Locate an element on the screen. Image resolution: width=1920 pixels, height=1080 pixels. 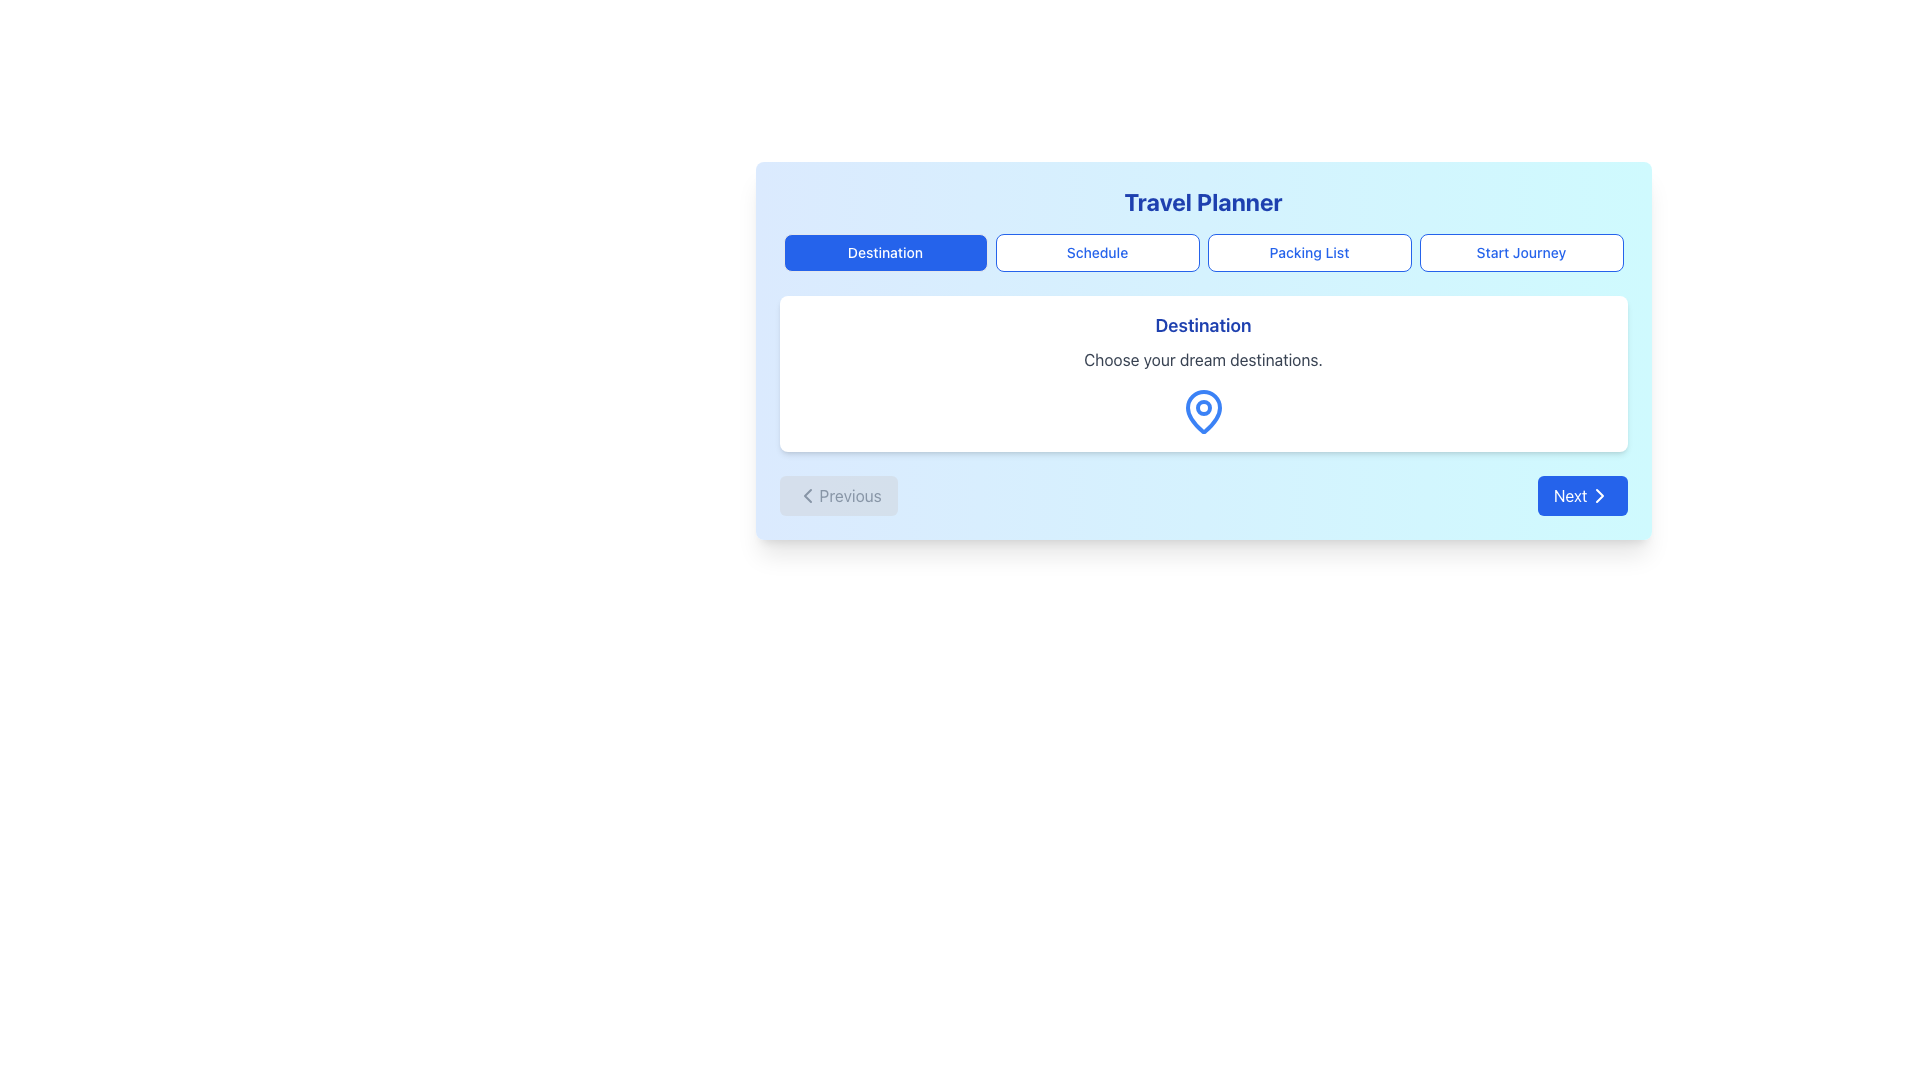
the text label indicating the purpose of the rightmost navigation button in the horizontal navigation bar, which initiates a journey is located at coordinates (1520, 252).